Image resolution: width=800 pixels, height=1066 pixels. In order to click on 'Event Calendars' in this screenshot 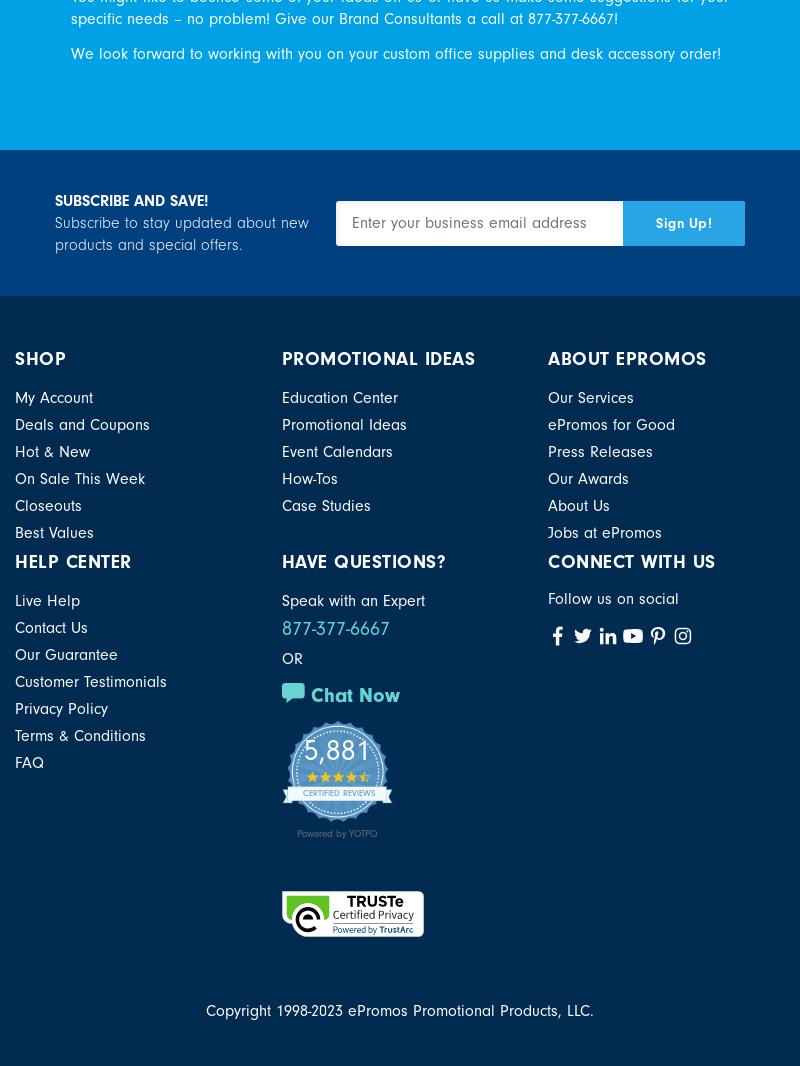, I will do `click(281, 451)`.